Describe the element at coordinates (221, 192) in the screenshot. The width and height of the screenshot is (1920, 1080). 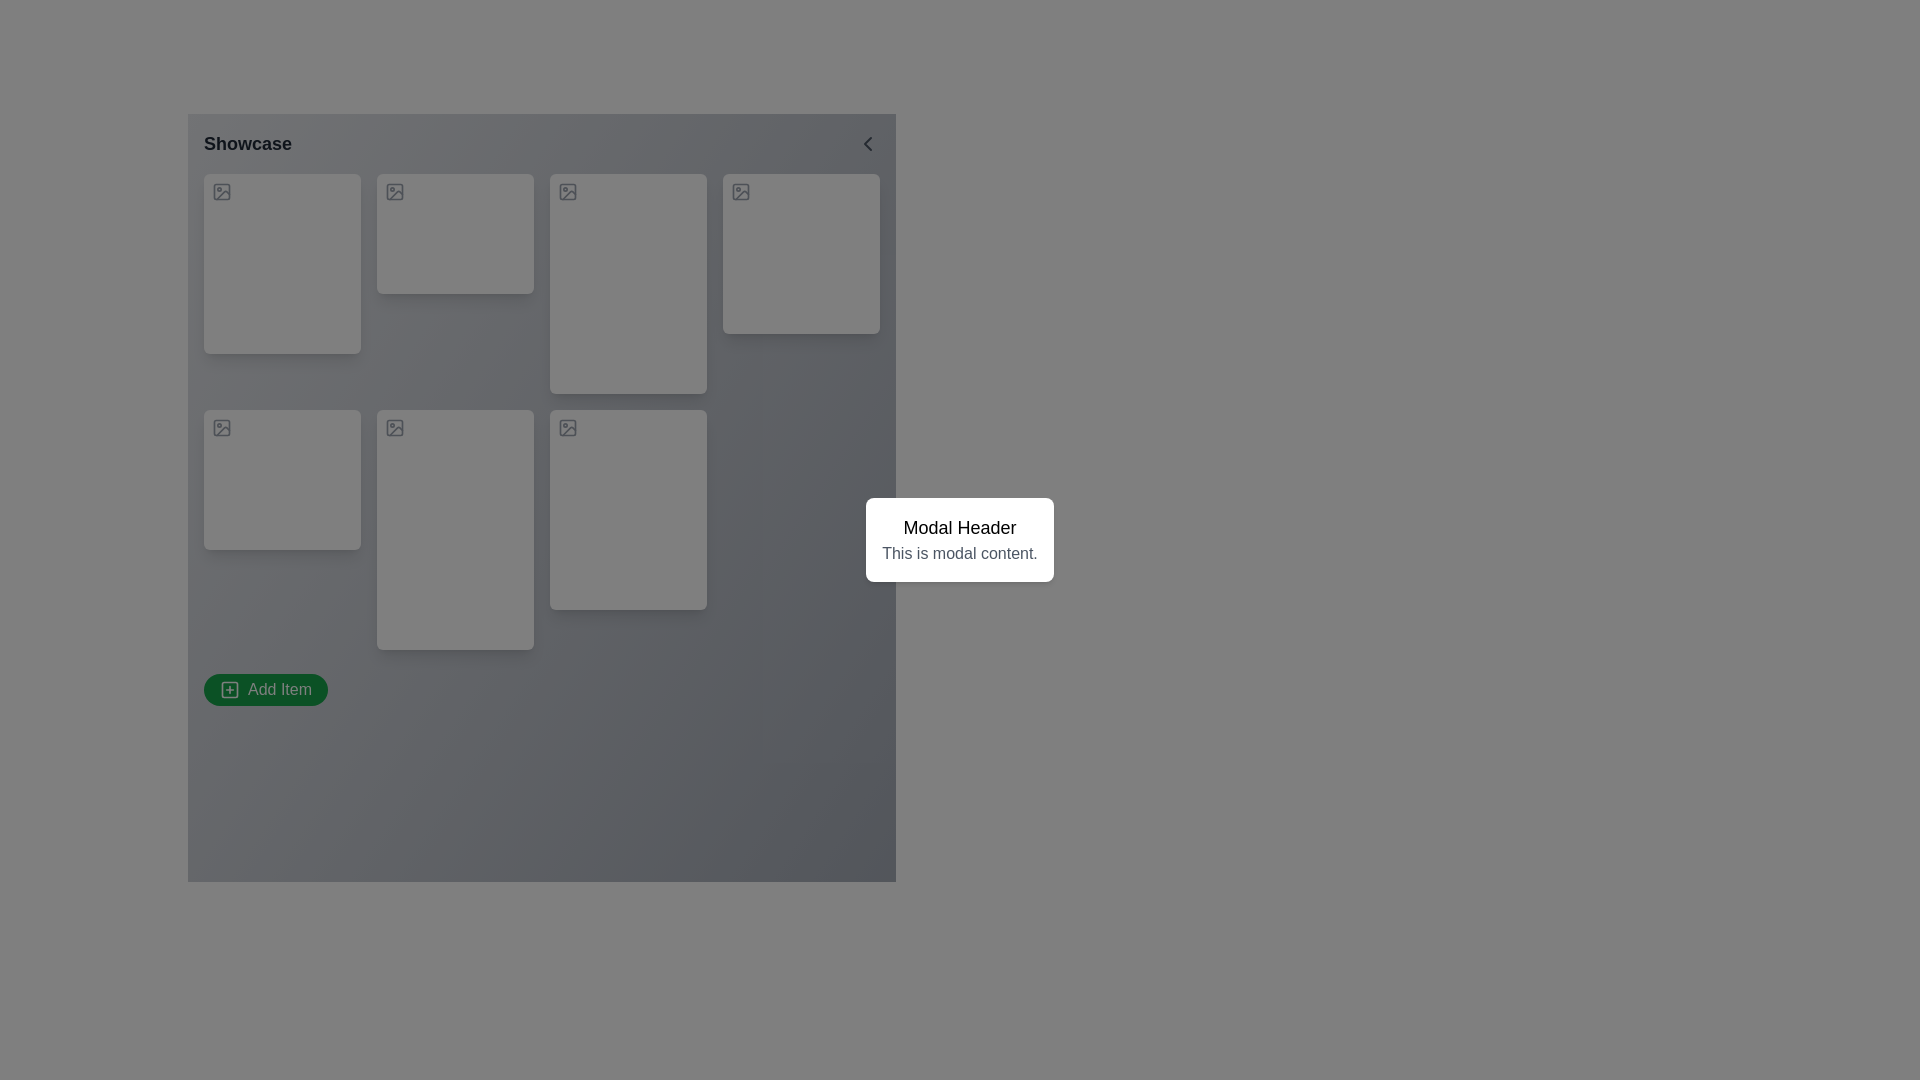
I see `the decorative icon located at the top-left corner of the primary card in the grid layout, which may indicate an action or status related to the card` at that location.